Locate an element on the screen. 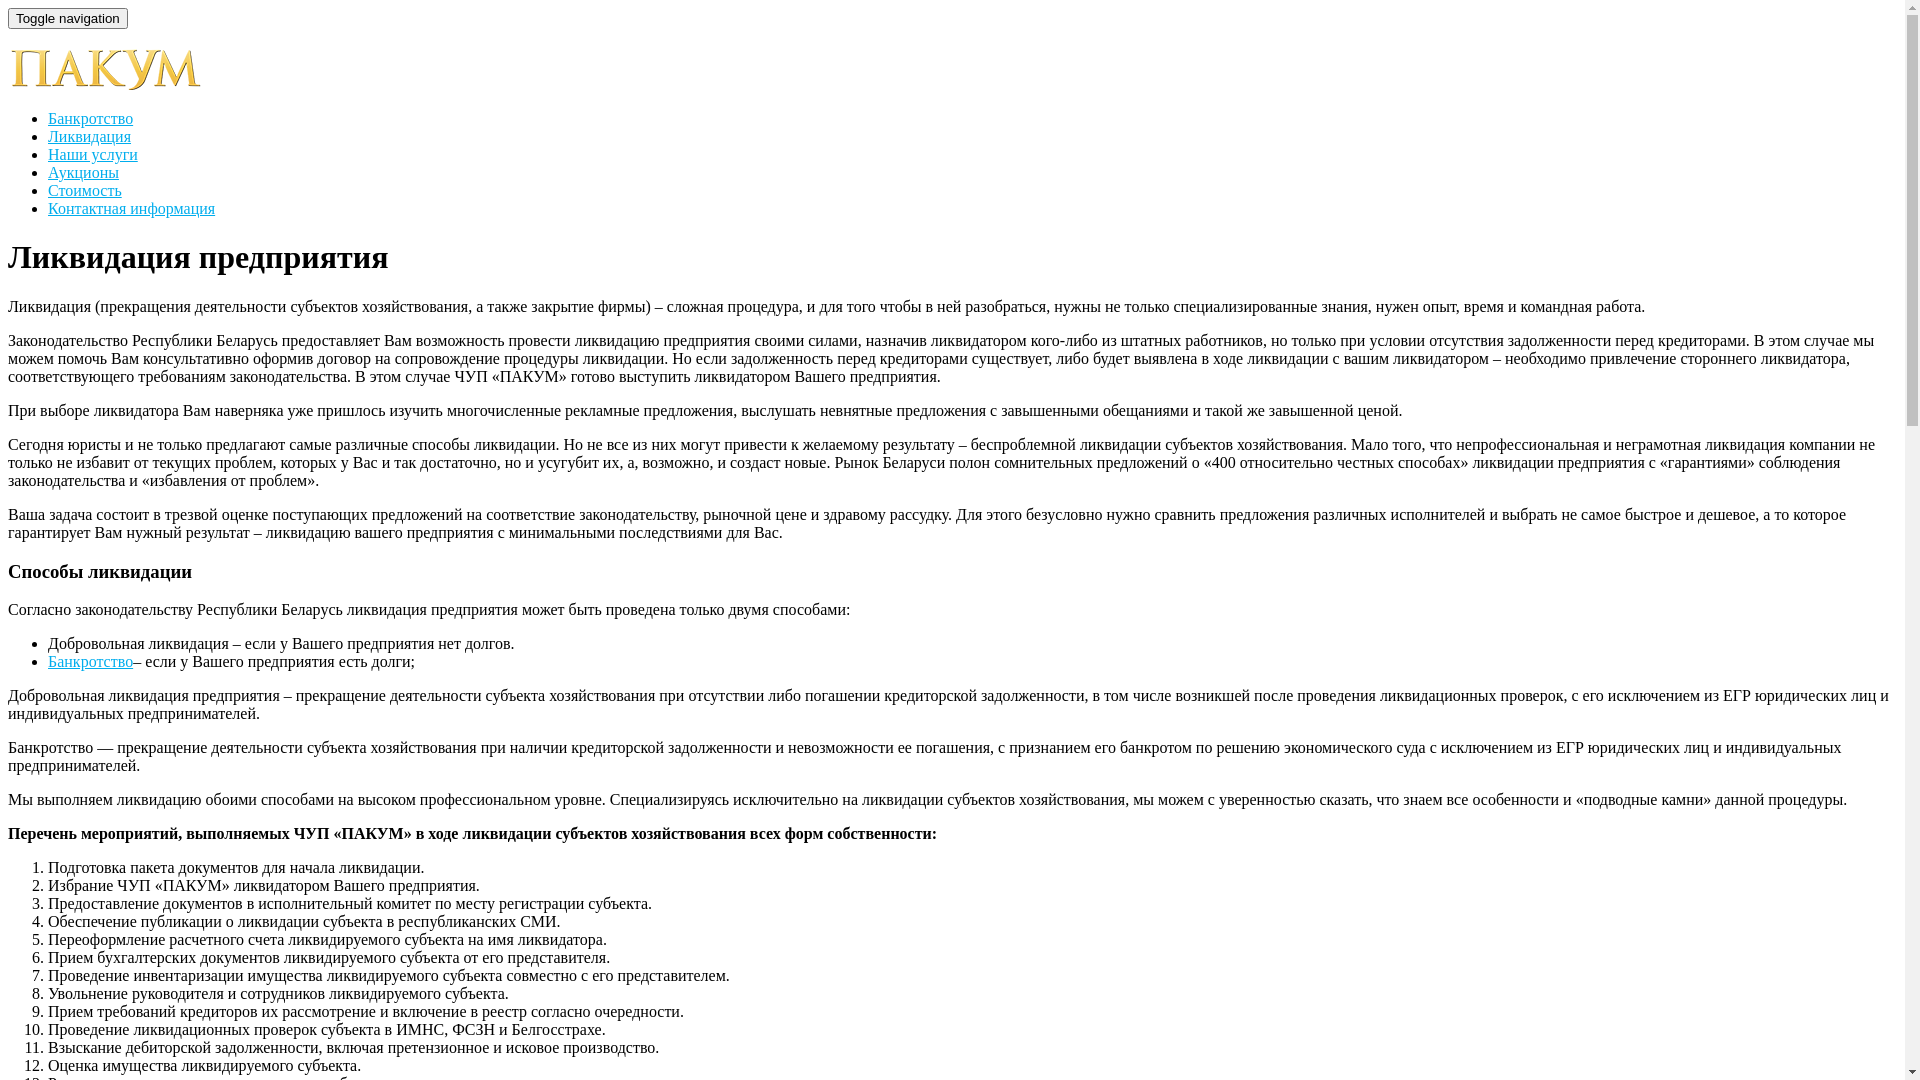 Image resolution: width=1920 pixels, height=1080 pixels. 'Toggle navigation' is located at coordinates (8, 18).